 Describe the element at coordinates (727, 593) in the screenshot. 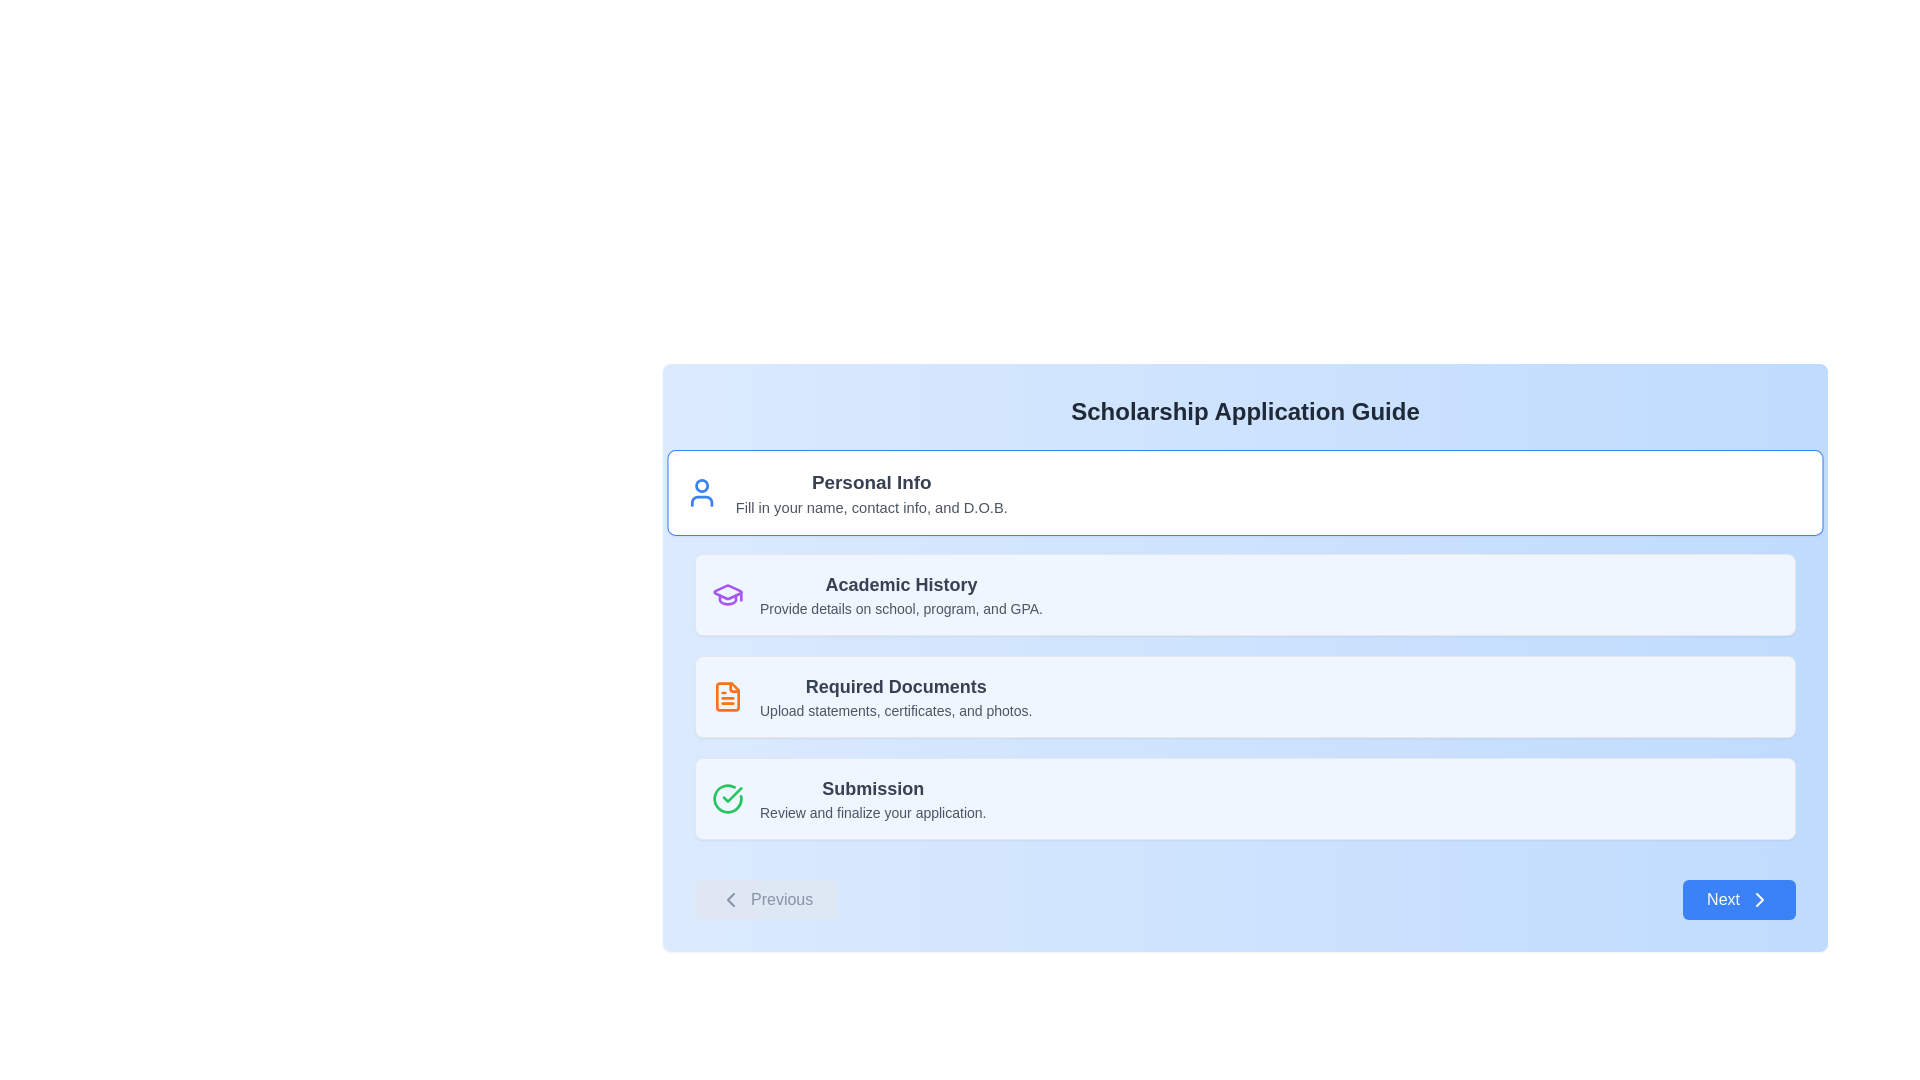

I see `the purple graduation cap icon located to the left of the 'Academic History' section in the card-like component` at that location.